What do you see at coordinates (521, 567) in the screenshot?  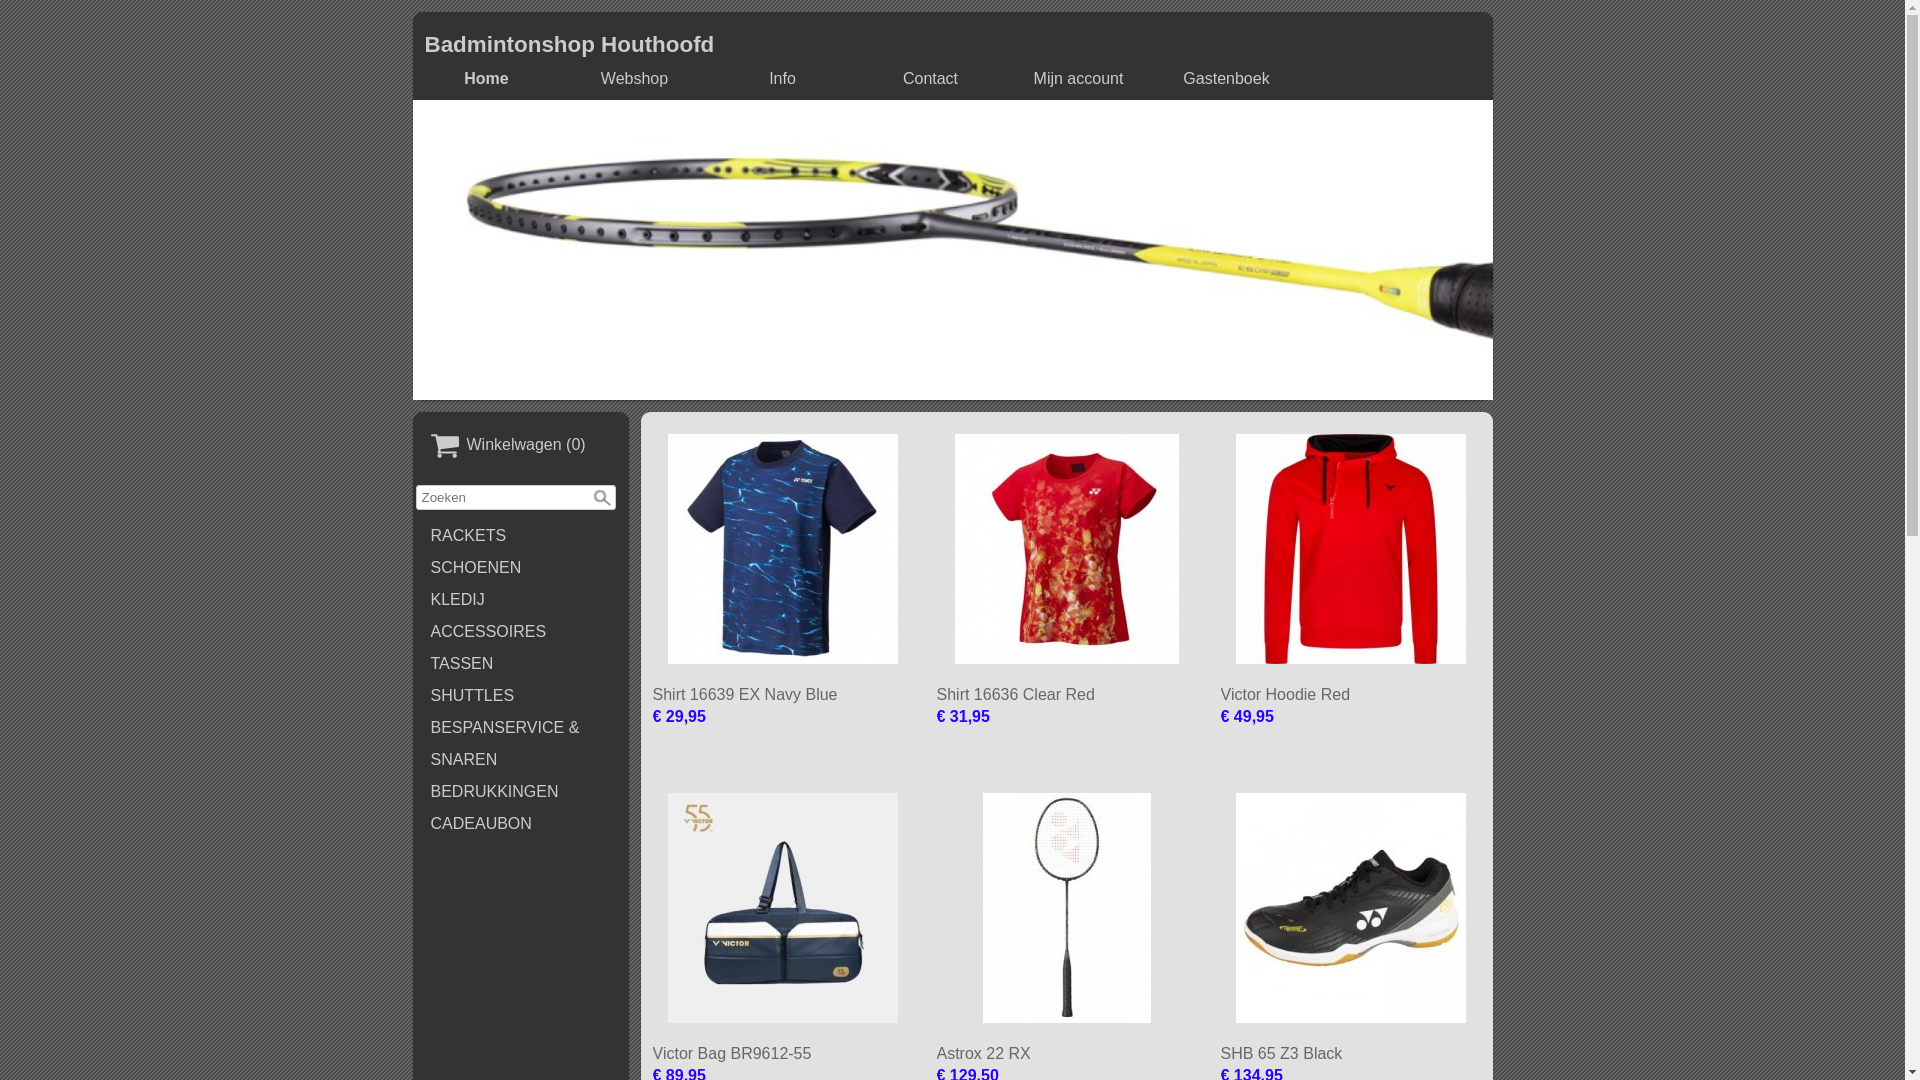 I see `'SCHOENEN'` at bounding box center [521, 567].